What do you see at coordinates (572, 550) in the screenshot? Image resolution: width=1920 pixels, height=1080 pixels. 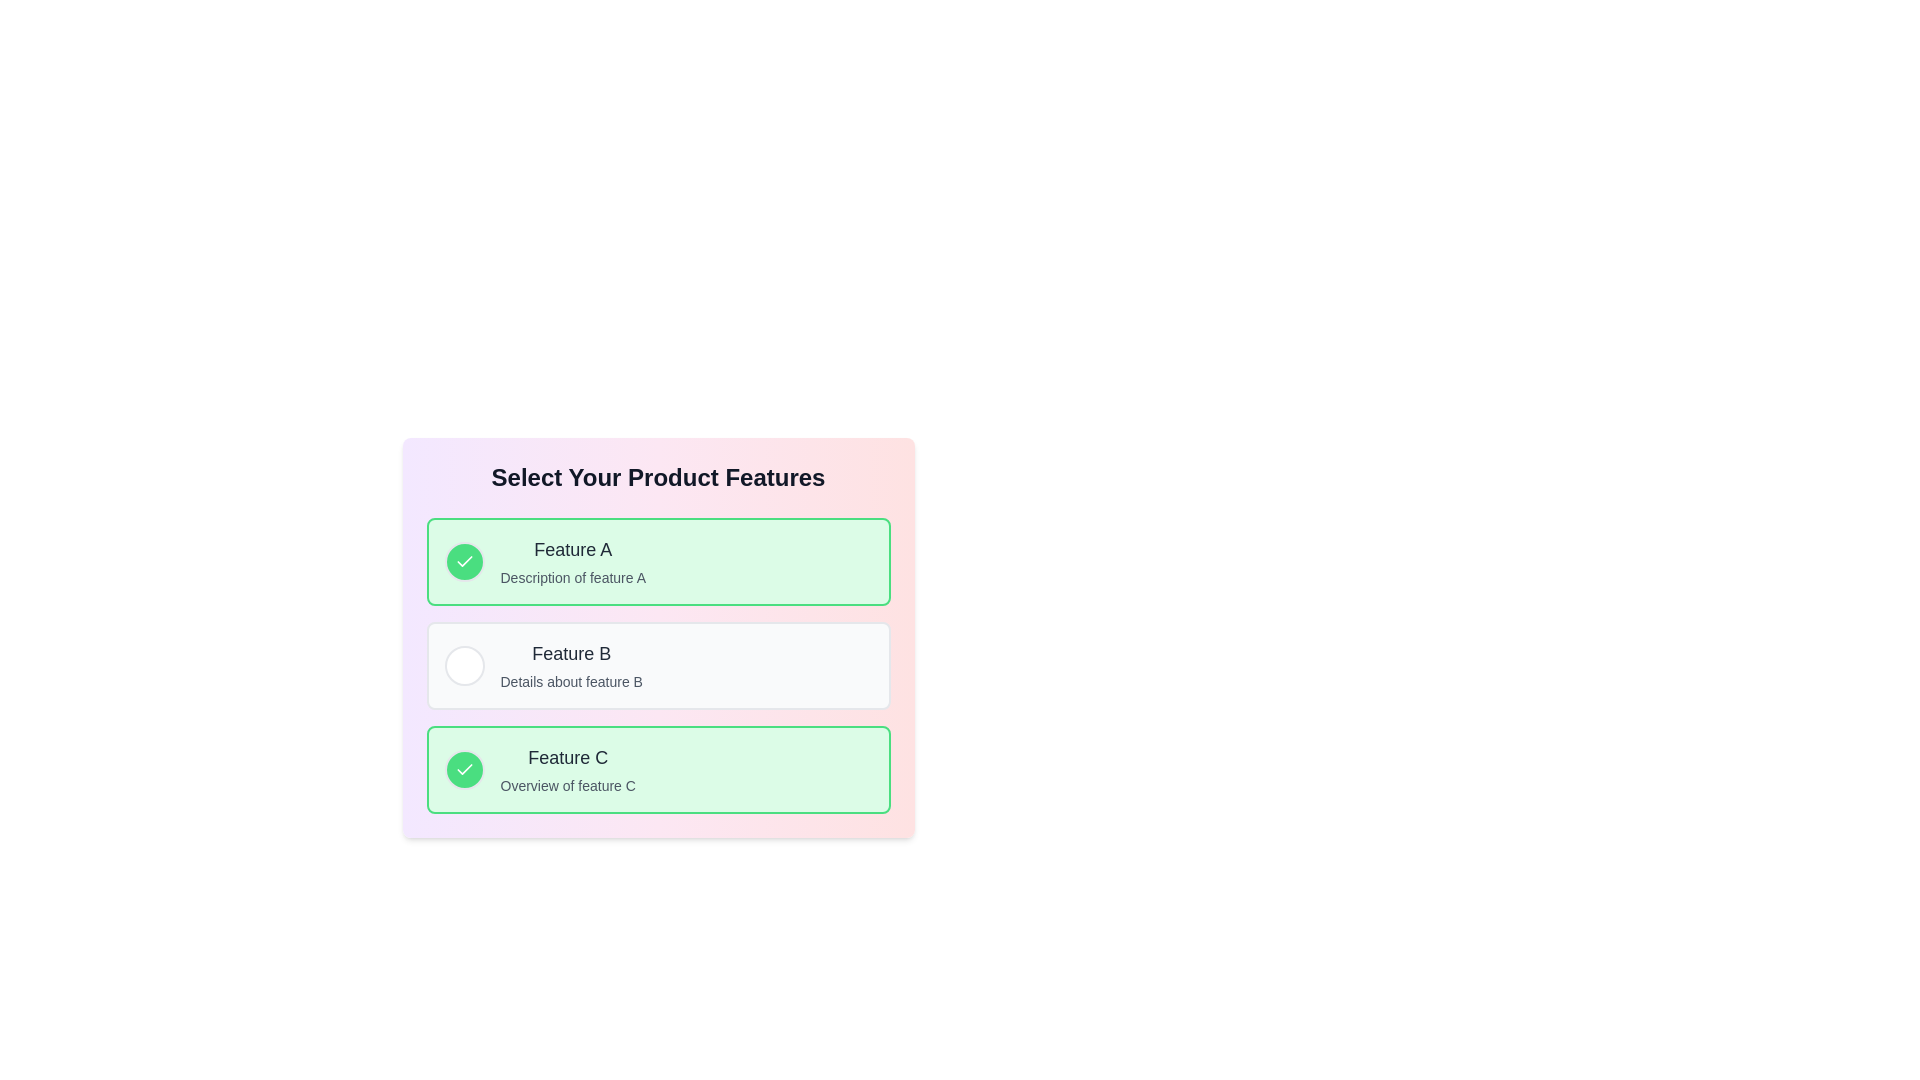 I see `the text label component displaying 'Feature A', which is prominently styled in bold gray font and located within a green background card-like structure` at bounding box center [572, 550].